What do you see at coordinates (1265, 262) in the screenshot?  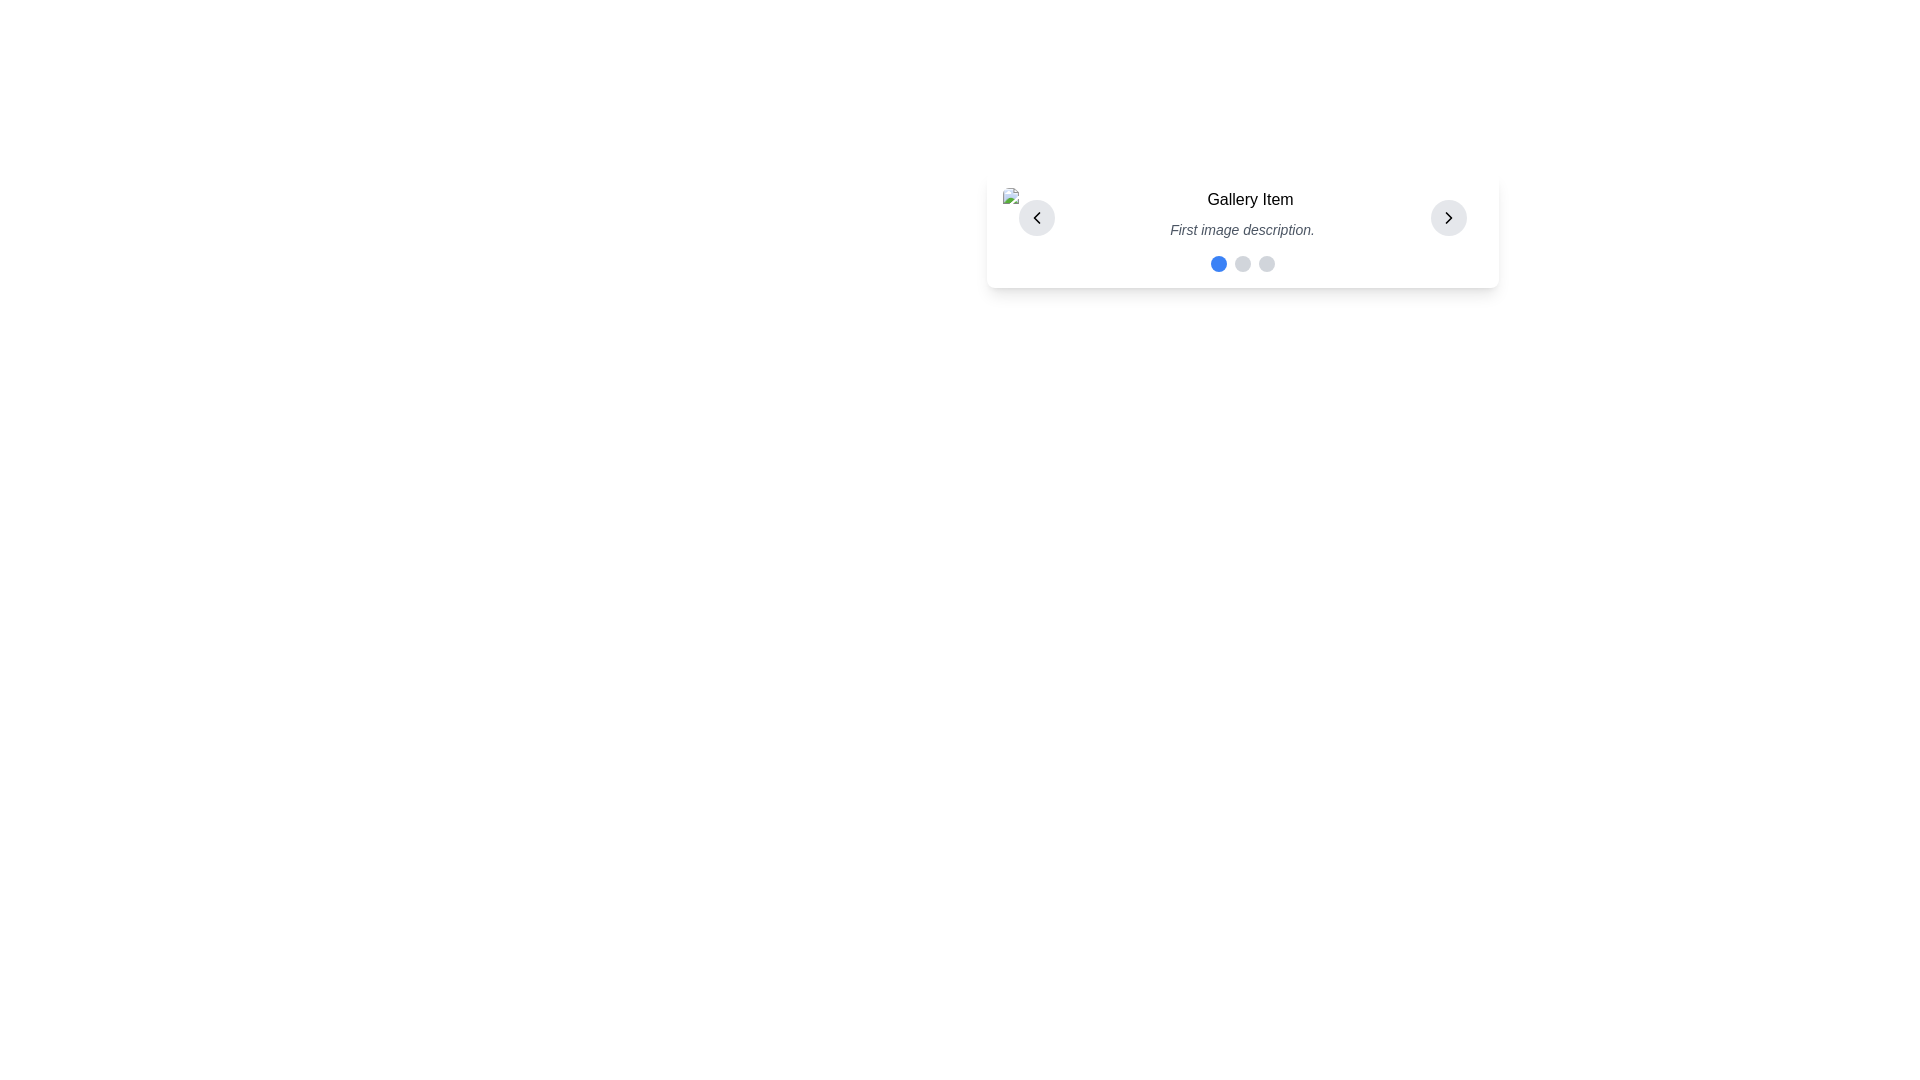 I see `the third circular Carousel indicator with a gray background located under the 'Gallery Item' section` at bounding box center [1265, 262].